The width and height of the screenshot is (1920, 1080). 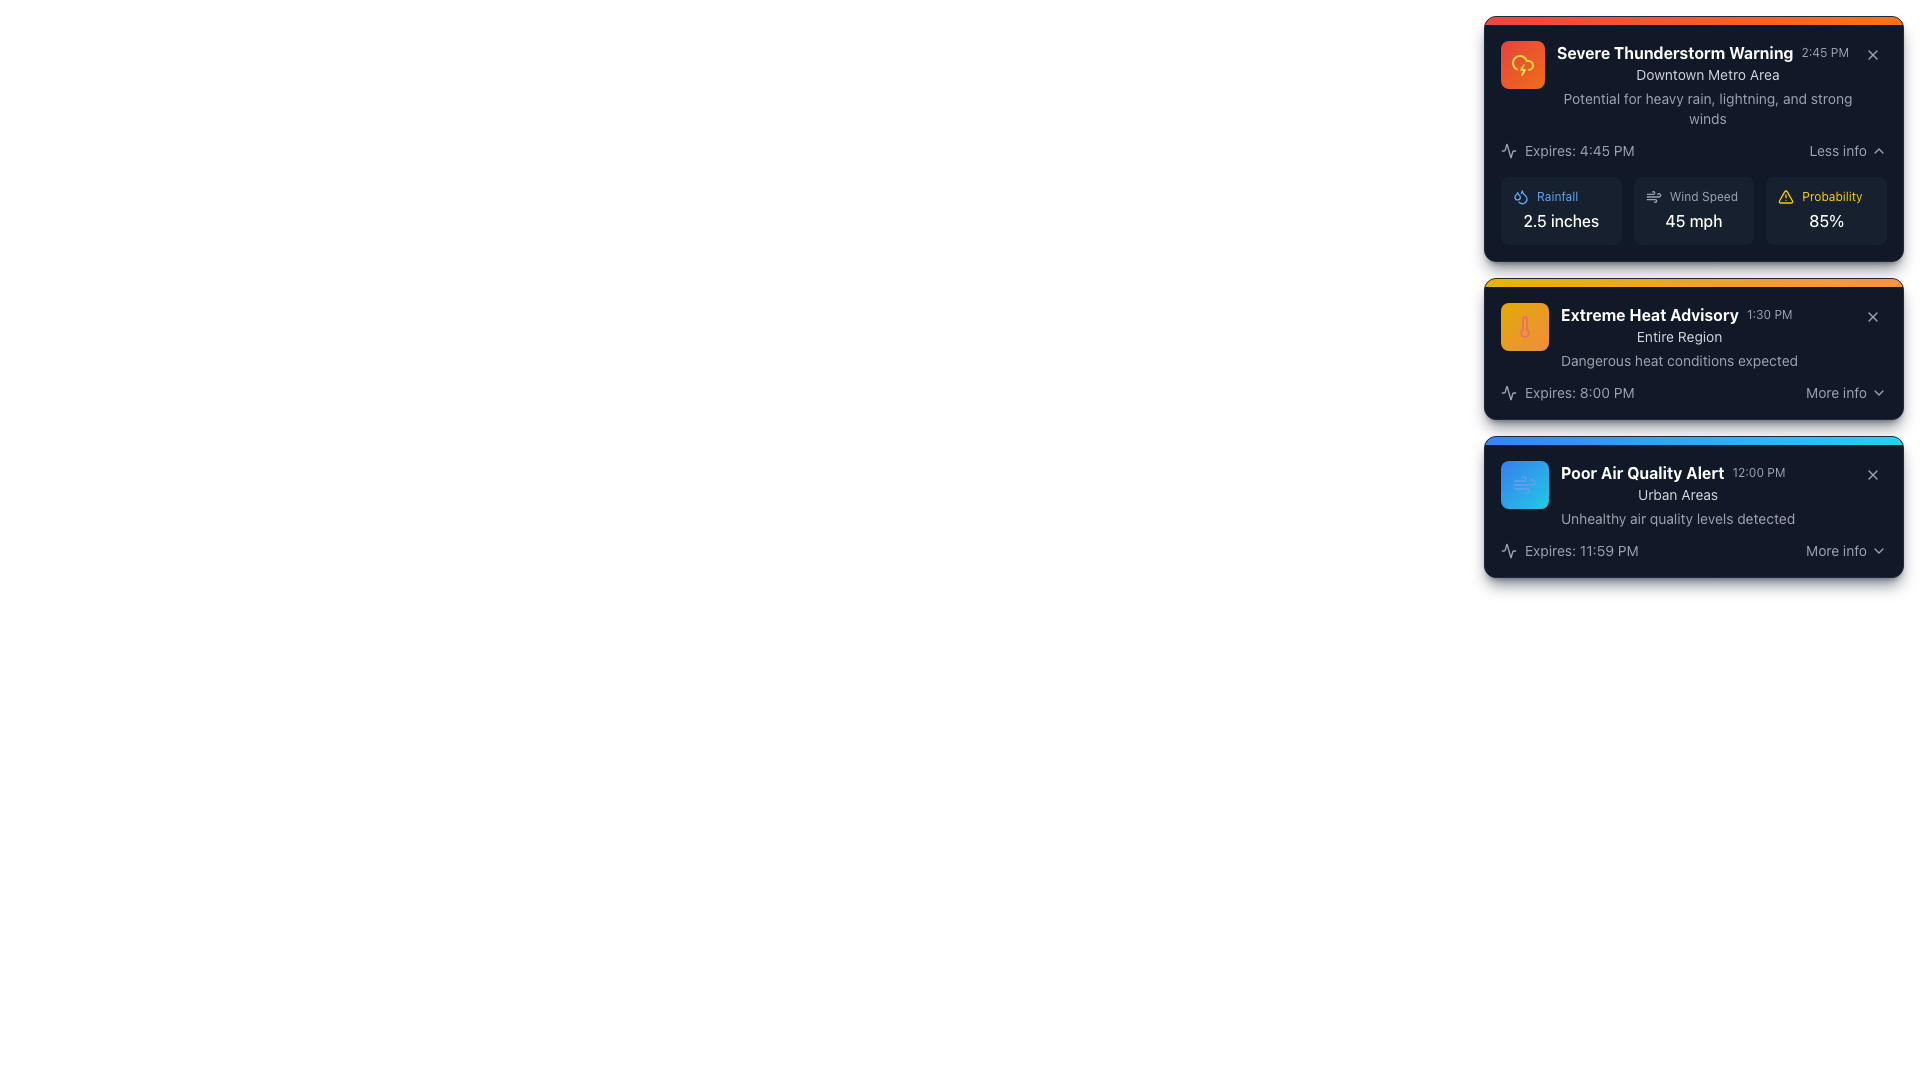 I want to click on the toggle button located in the bottom-right corner of the uppermost notification card, so click(x=1847, y=149).